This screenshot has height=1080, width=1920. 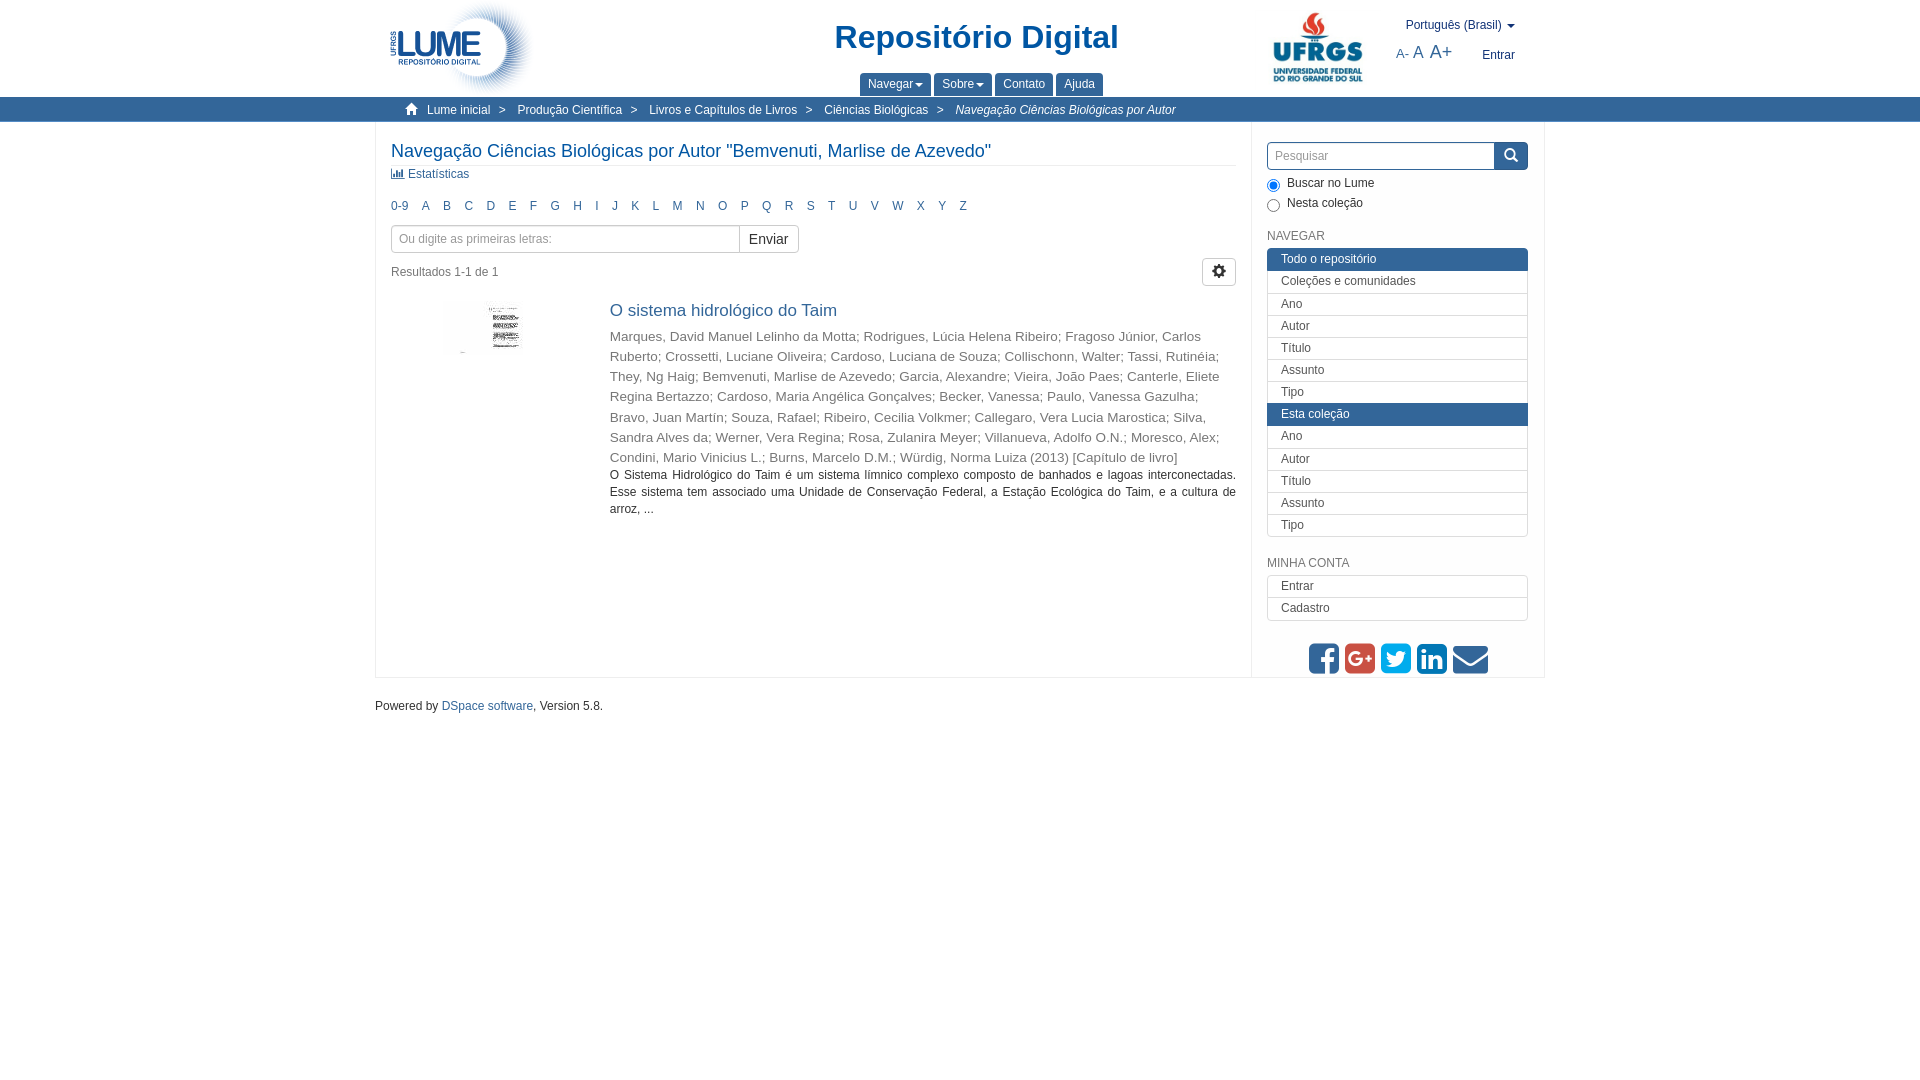 I want to click on 'R', so click(x=784, y=205).